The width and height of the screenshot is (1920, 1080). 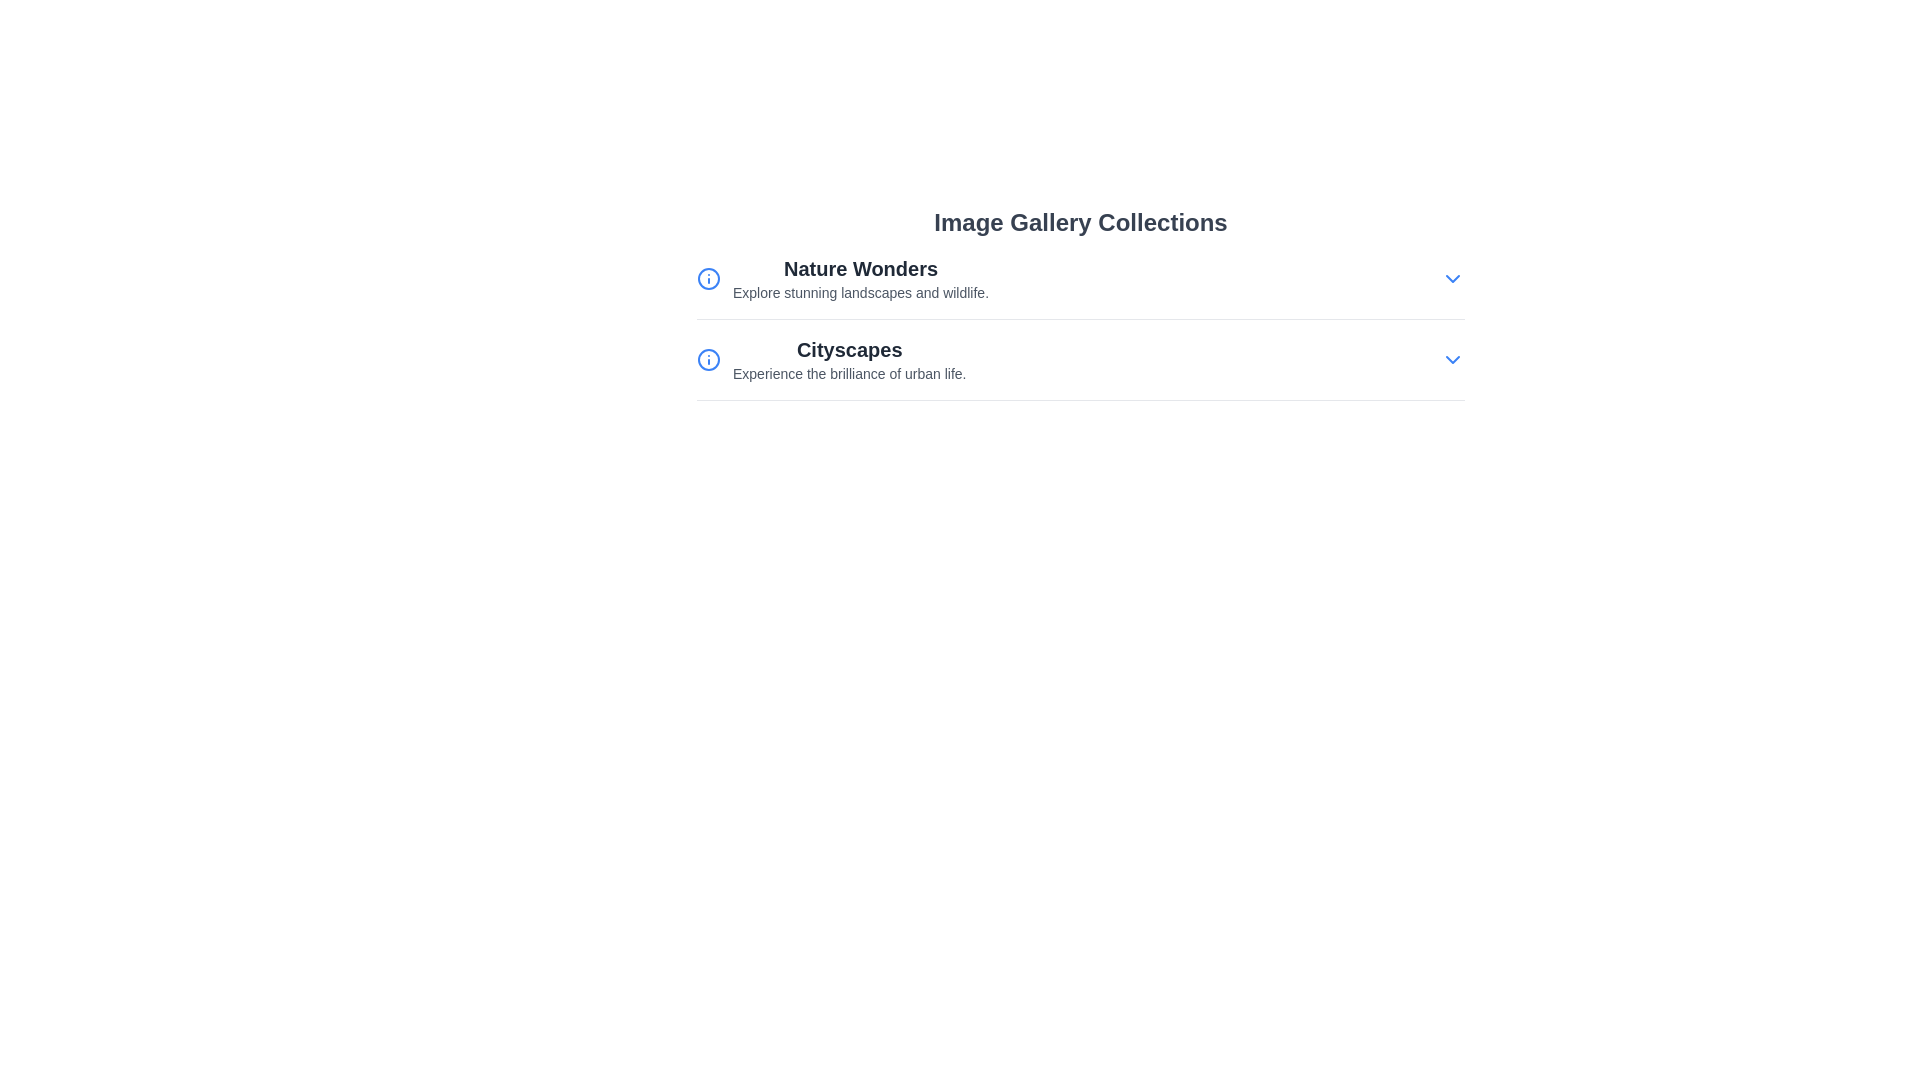 What do you see at coordinates (860, 293) in the screenshot?
I see `the static text providing a description for the 'Nature Wonders' collection, located directly below the title 'Nature Wonders'` at bounding box center [860, 293].